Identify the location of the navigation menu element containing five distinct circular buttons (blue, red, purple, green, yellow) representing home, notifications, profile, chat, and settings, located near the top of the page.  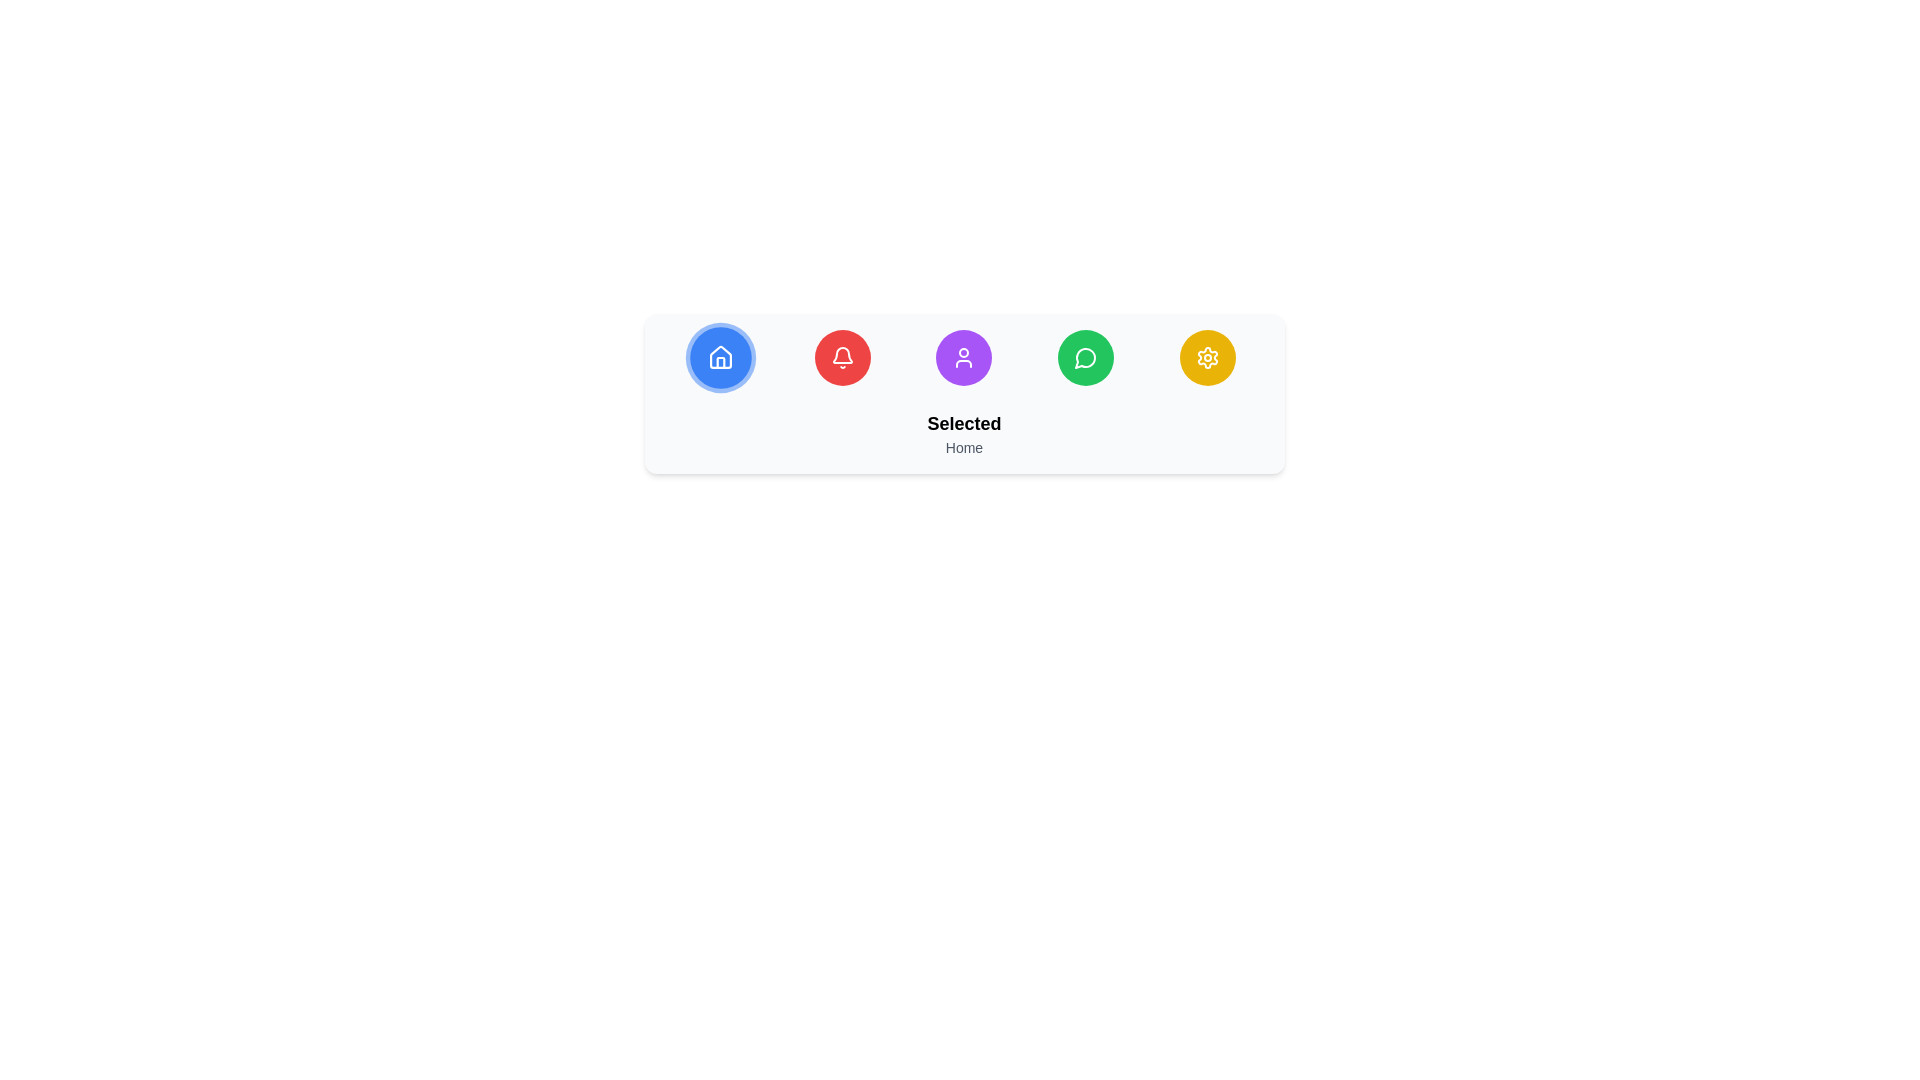
(964, 393).